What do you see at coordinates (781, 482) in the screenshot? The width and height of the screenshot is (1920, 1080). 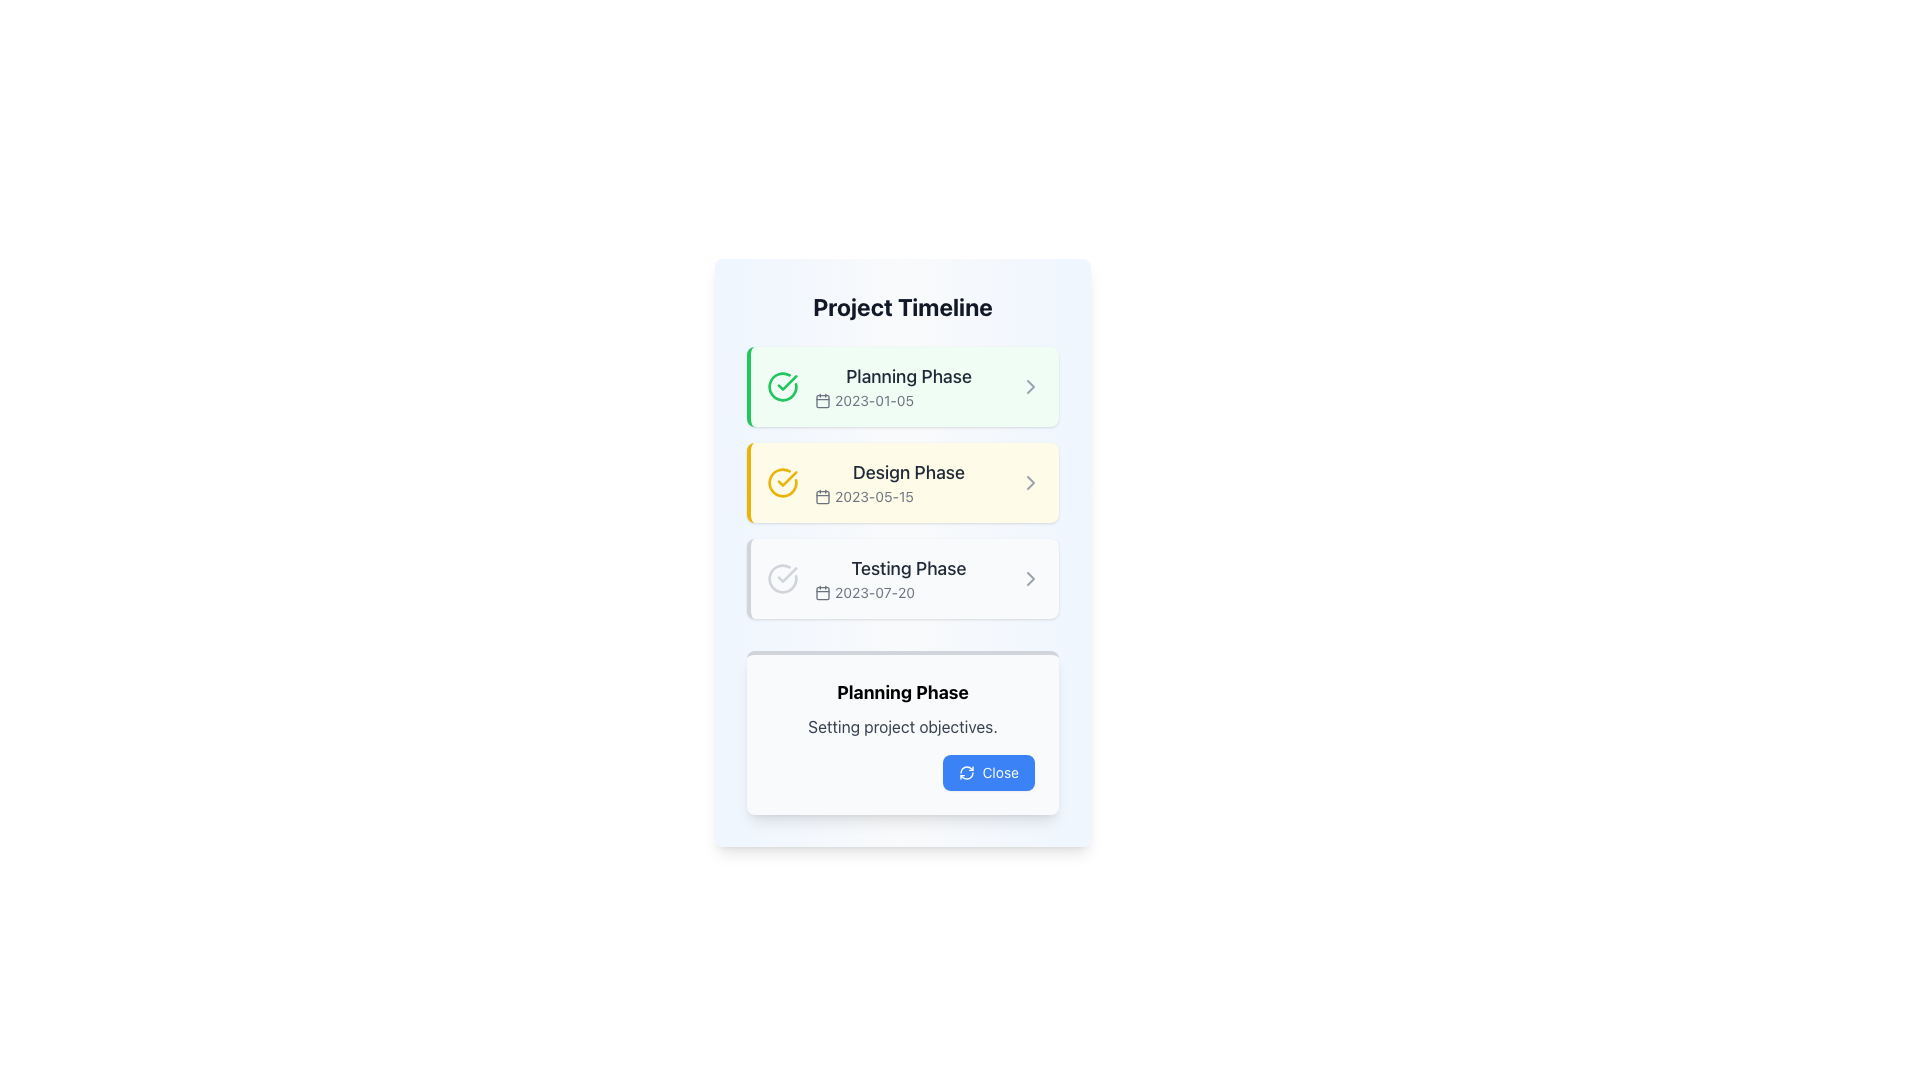 I see `the yellow checkmark icon located within the circular outline on the left side of the 'Design Phase' card, which symbolizes confirmation or completion` at bounding box center [781, 482].